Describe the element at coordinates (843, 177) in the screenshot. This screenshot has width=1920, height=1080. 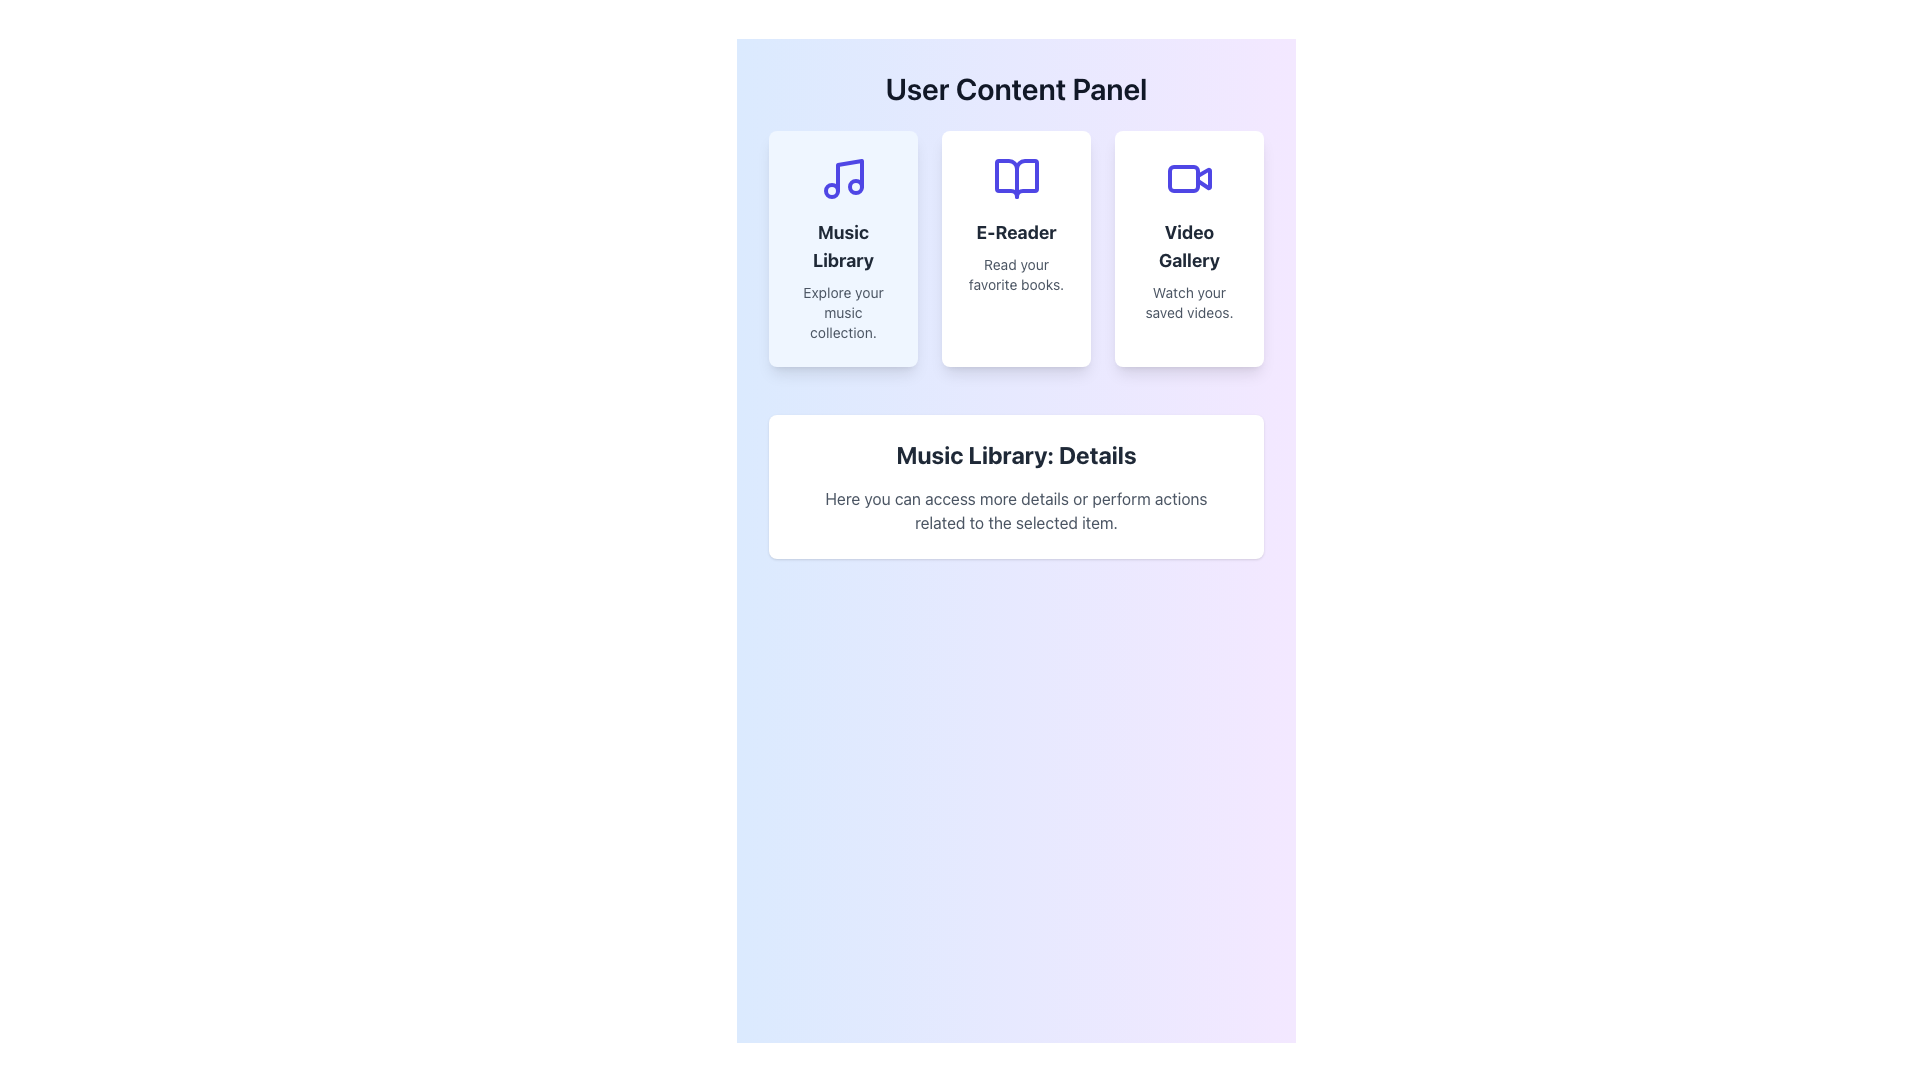
I see `the 'Music Library' card by clicking on the musical note icon at the top-center of the card` at that location.